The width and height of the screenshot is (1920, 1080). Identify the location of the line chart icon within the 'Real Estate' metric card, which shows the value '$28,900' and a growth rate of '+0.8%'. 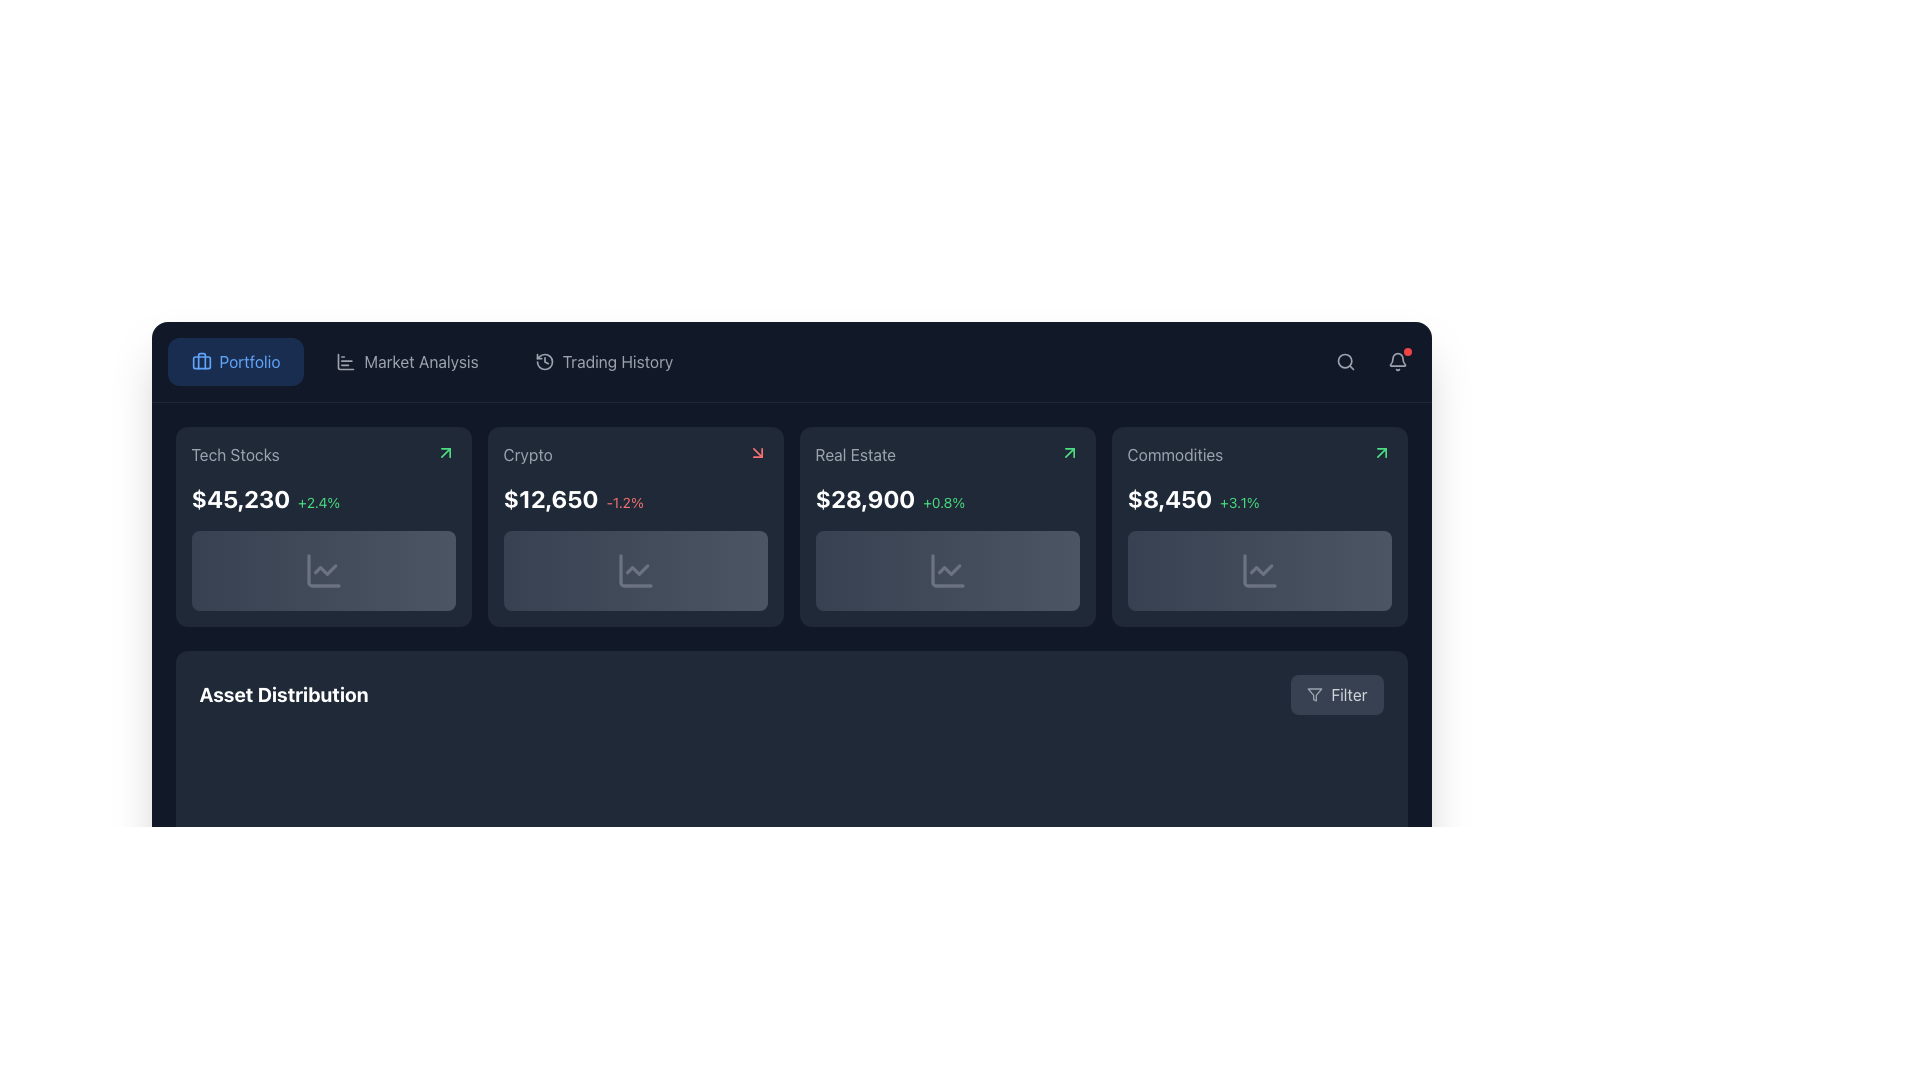
(946, 570).